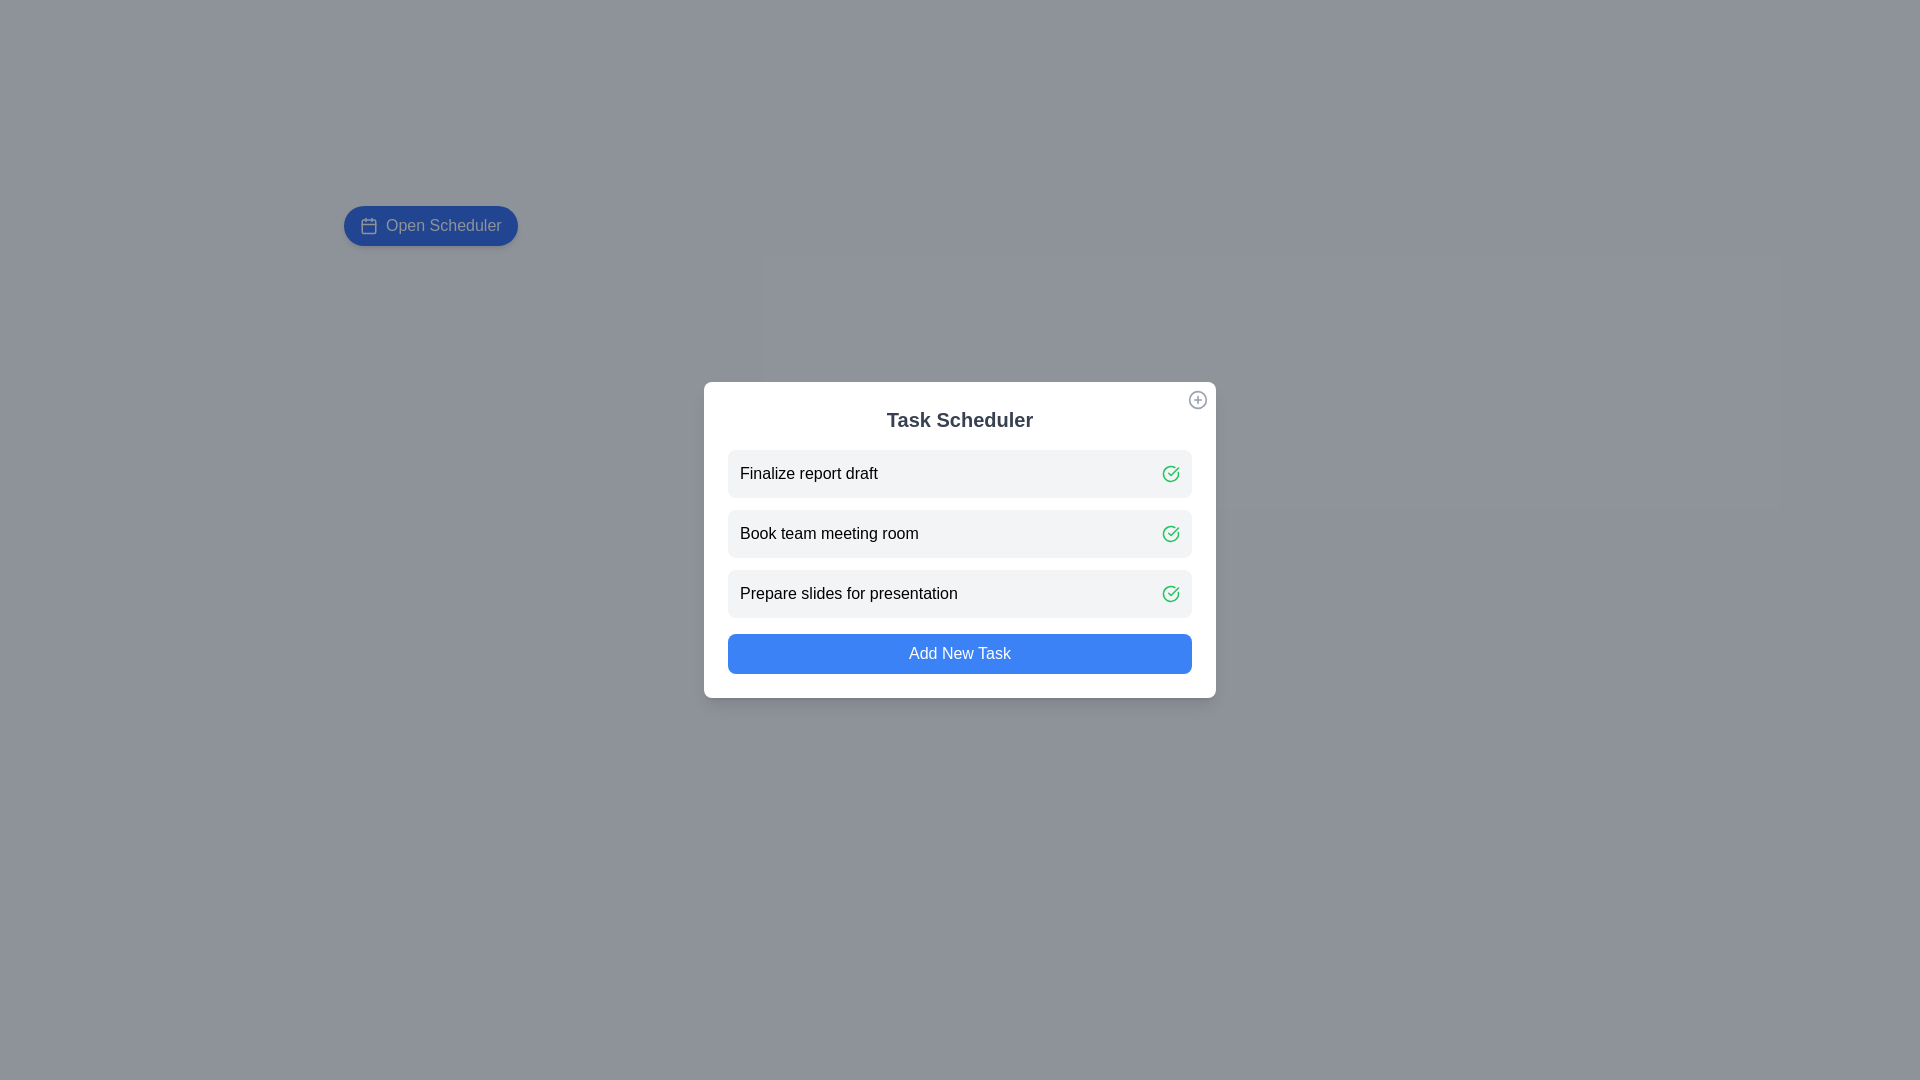  I want to click on the text label representing the task 'Prepare slides for presentation' located within the 'Task Scheduler' group box, so click(849, 593).